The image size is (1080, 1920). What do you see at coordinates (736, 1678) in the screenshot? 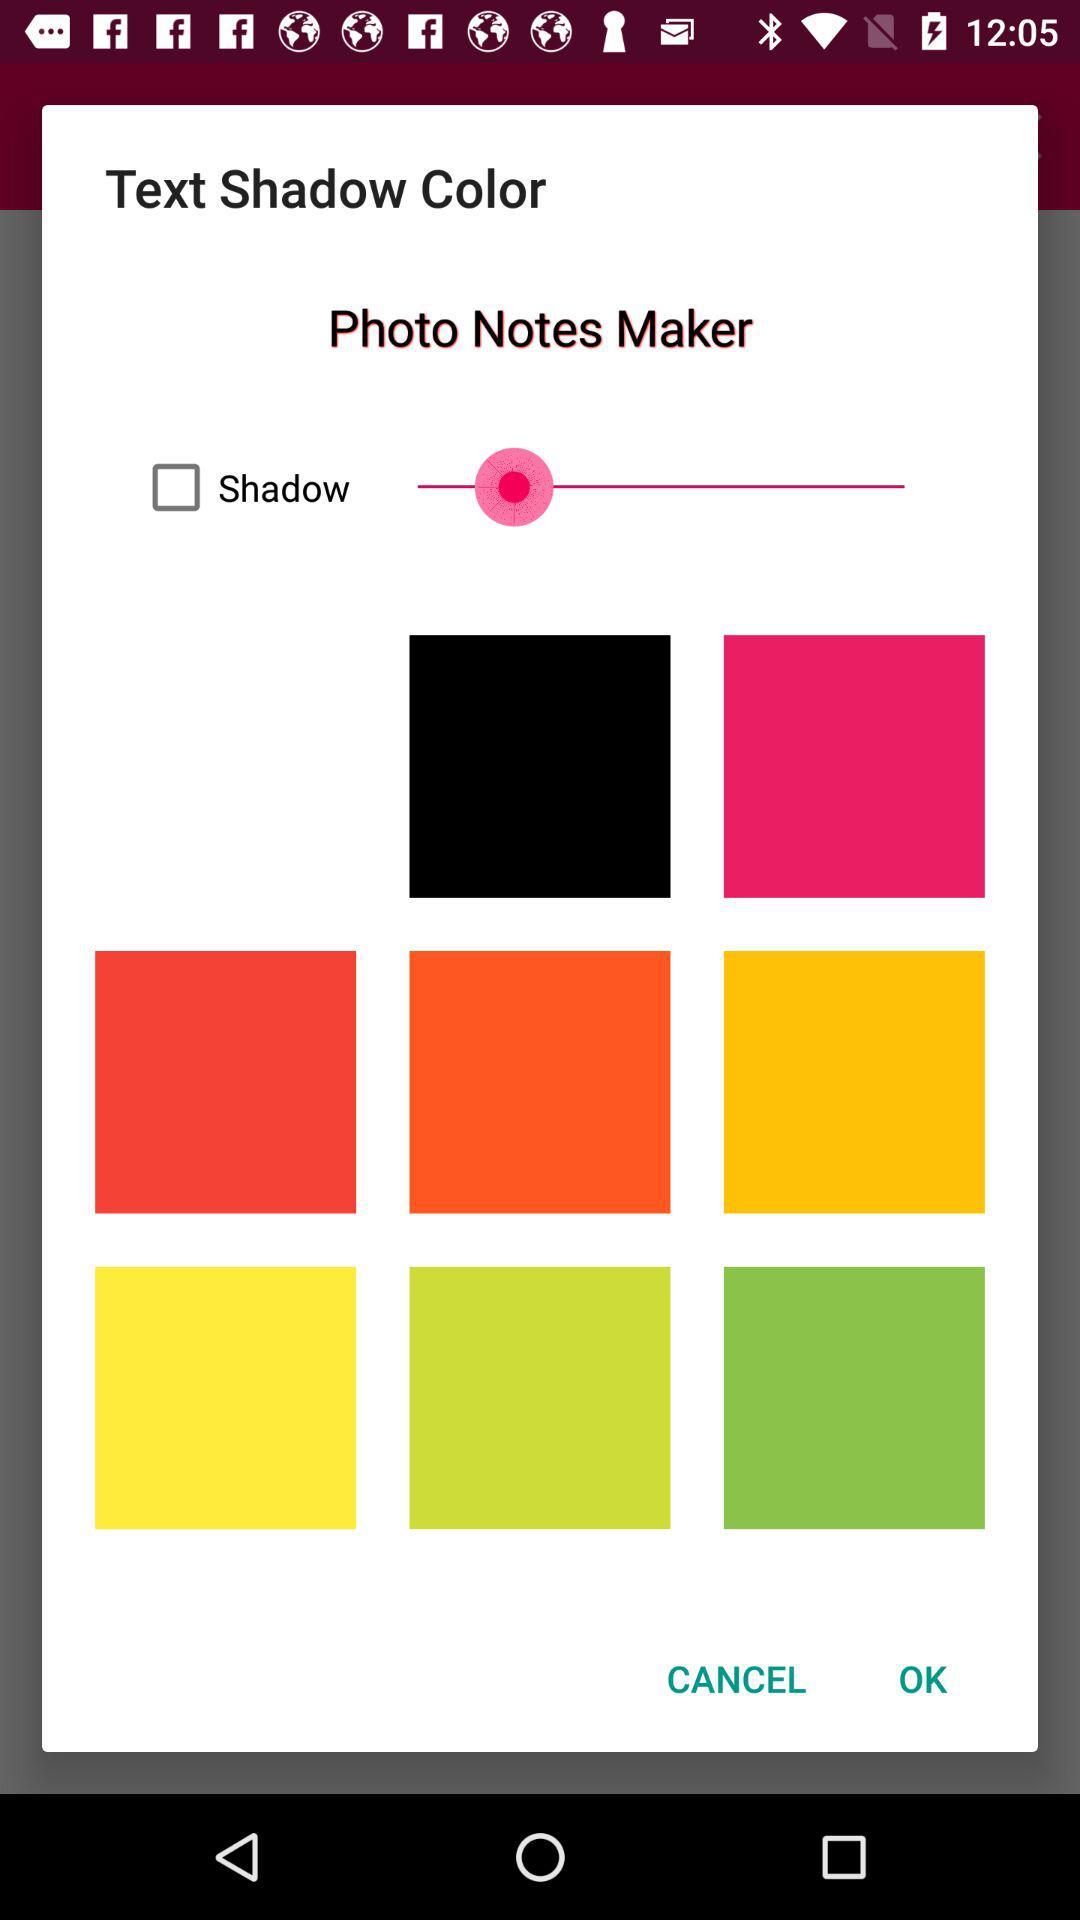
I see `the icon to the left of the ok` at bounding box center [736, 1678].